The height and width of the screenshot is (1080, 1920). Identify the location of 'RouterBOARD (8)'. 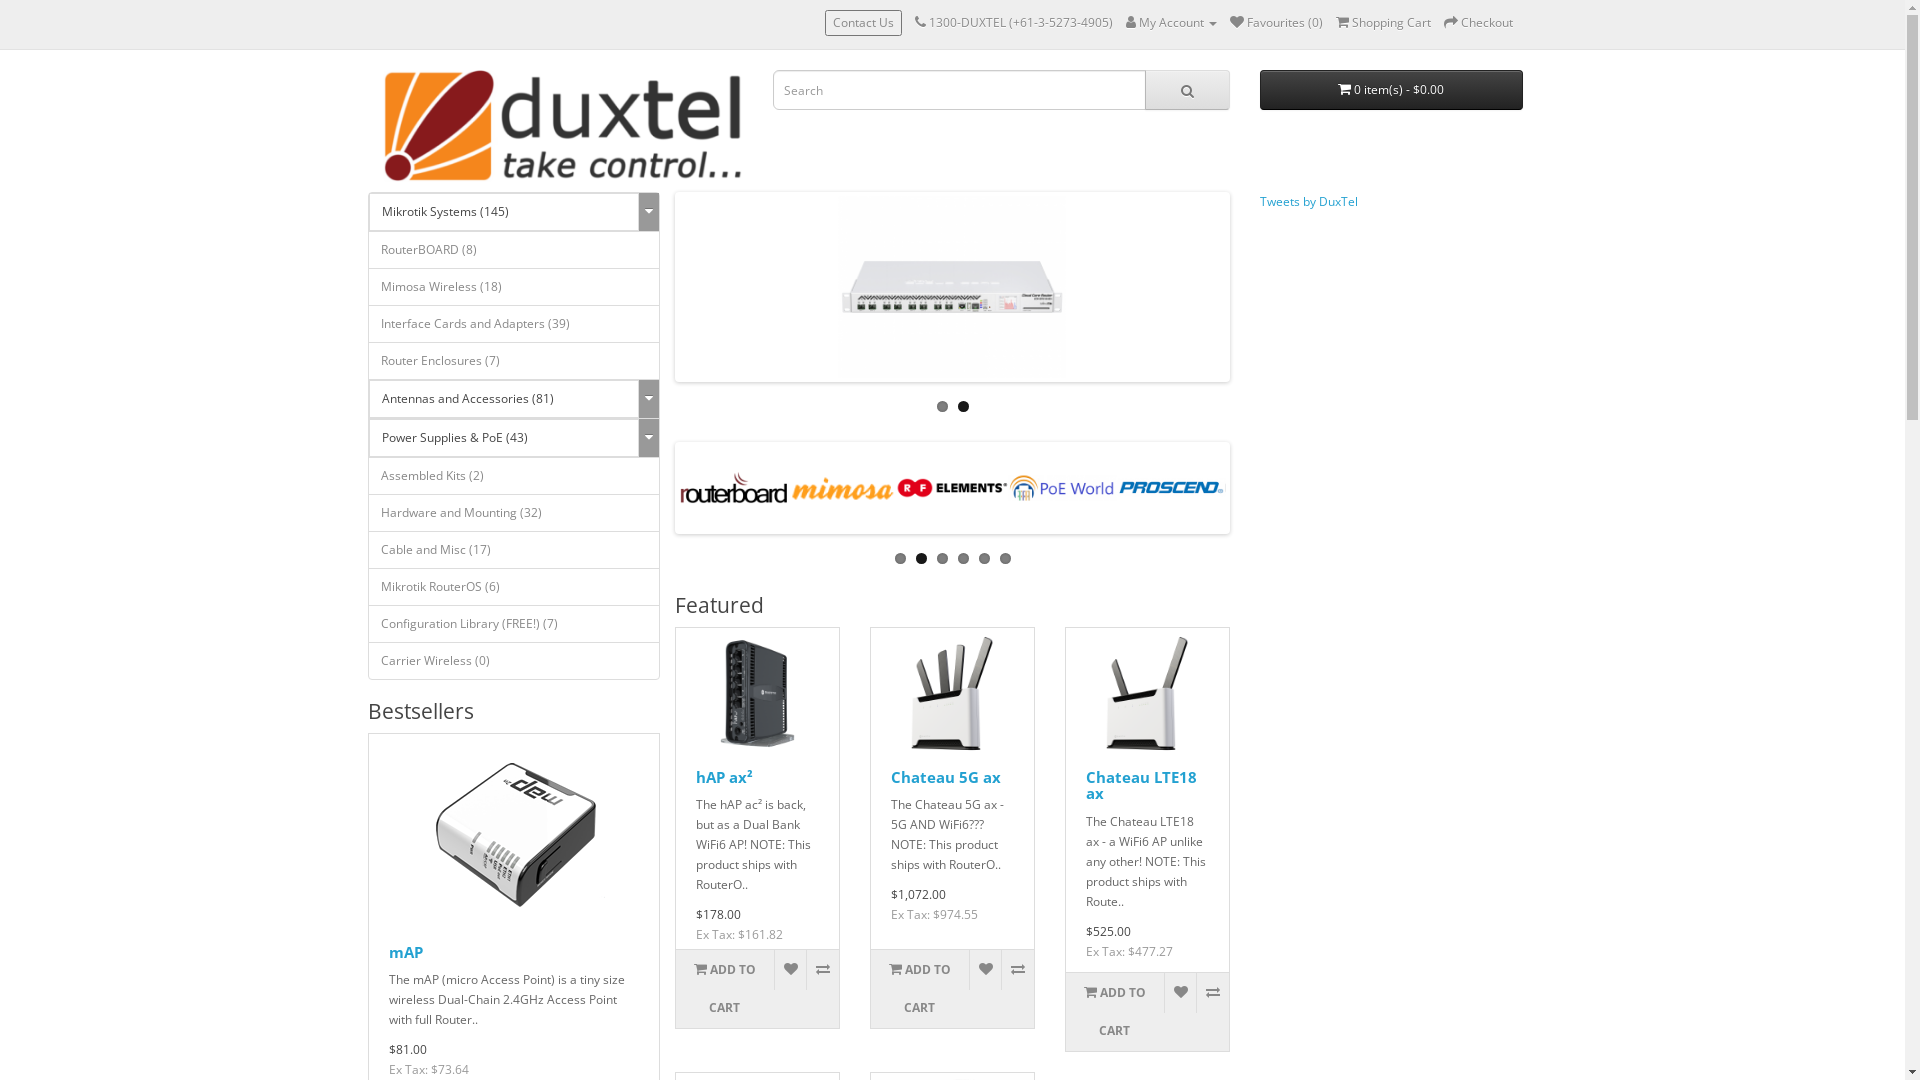
(514, 249).